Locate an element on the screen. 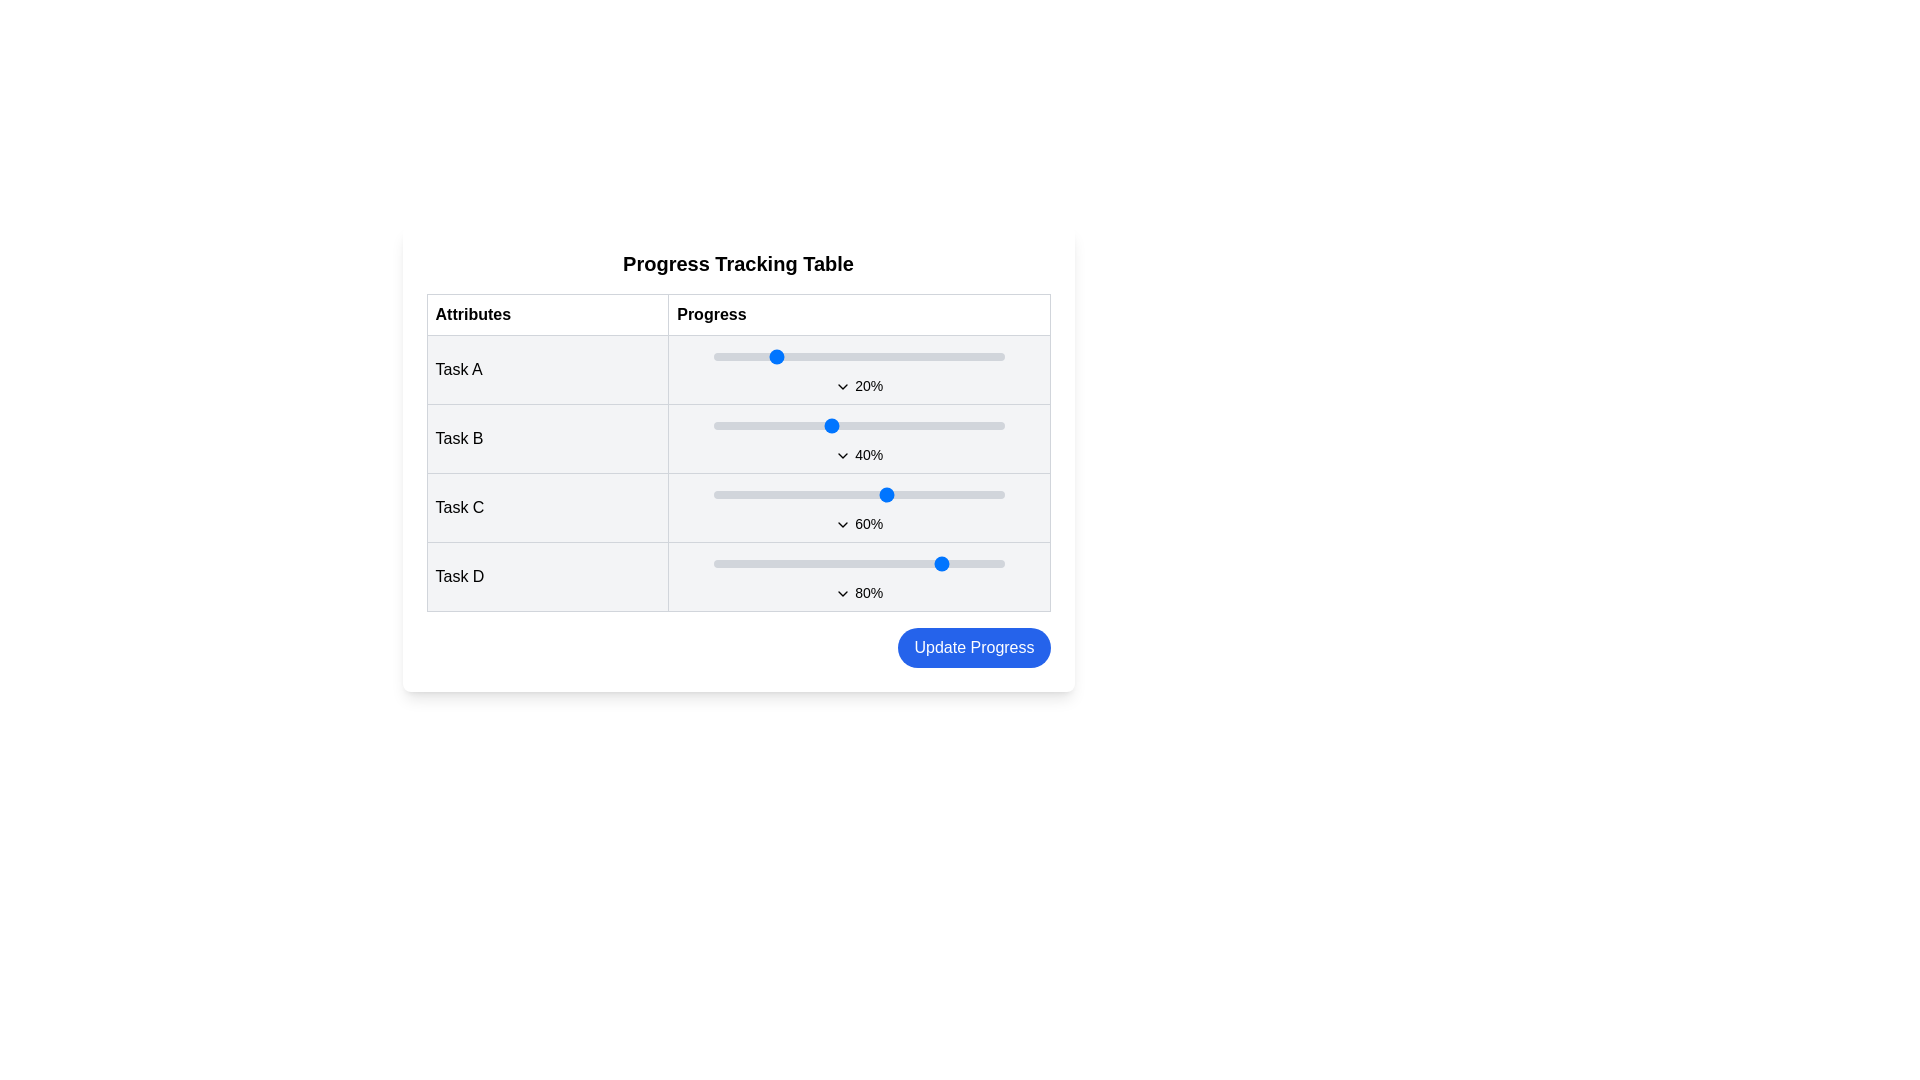  the progress for task B is located at coordinates (981, 424).